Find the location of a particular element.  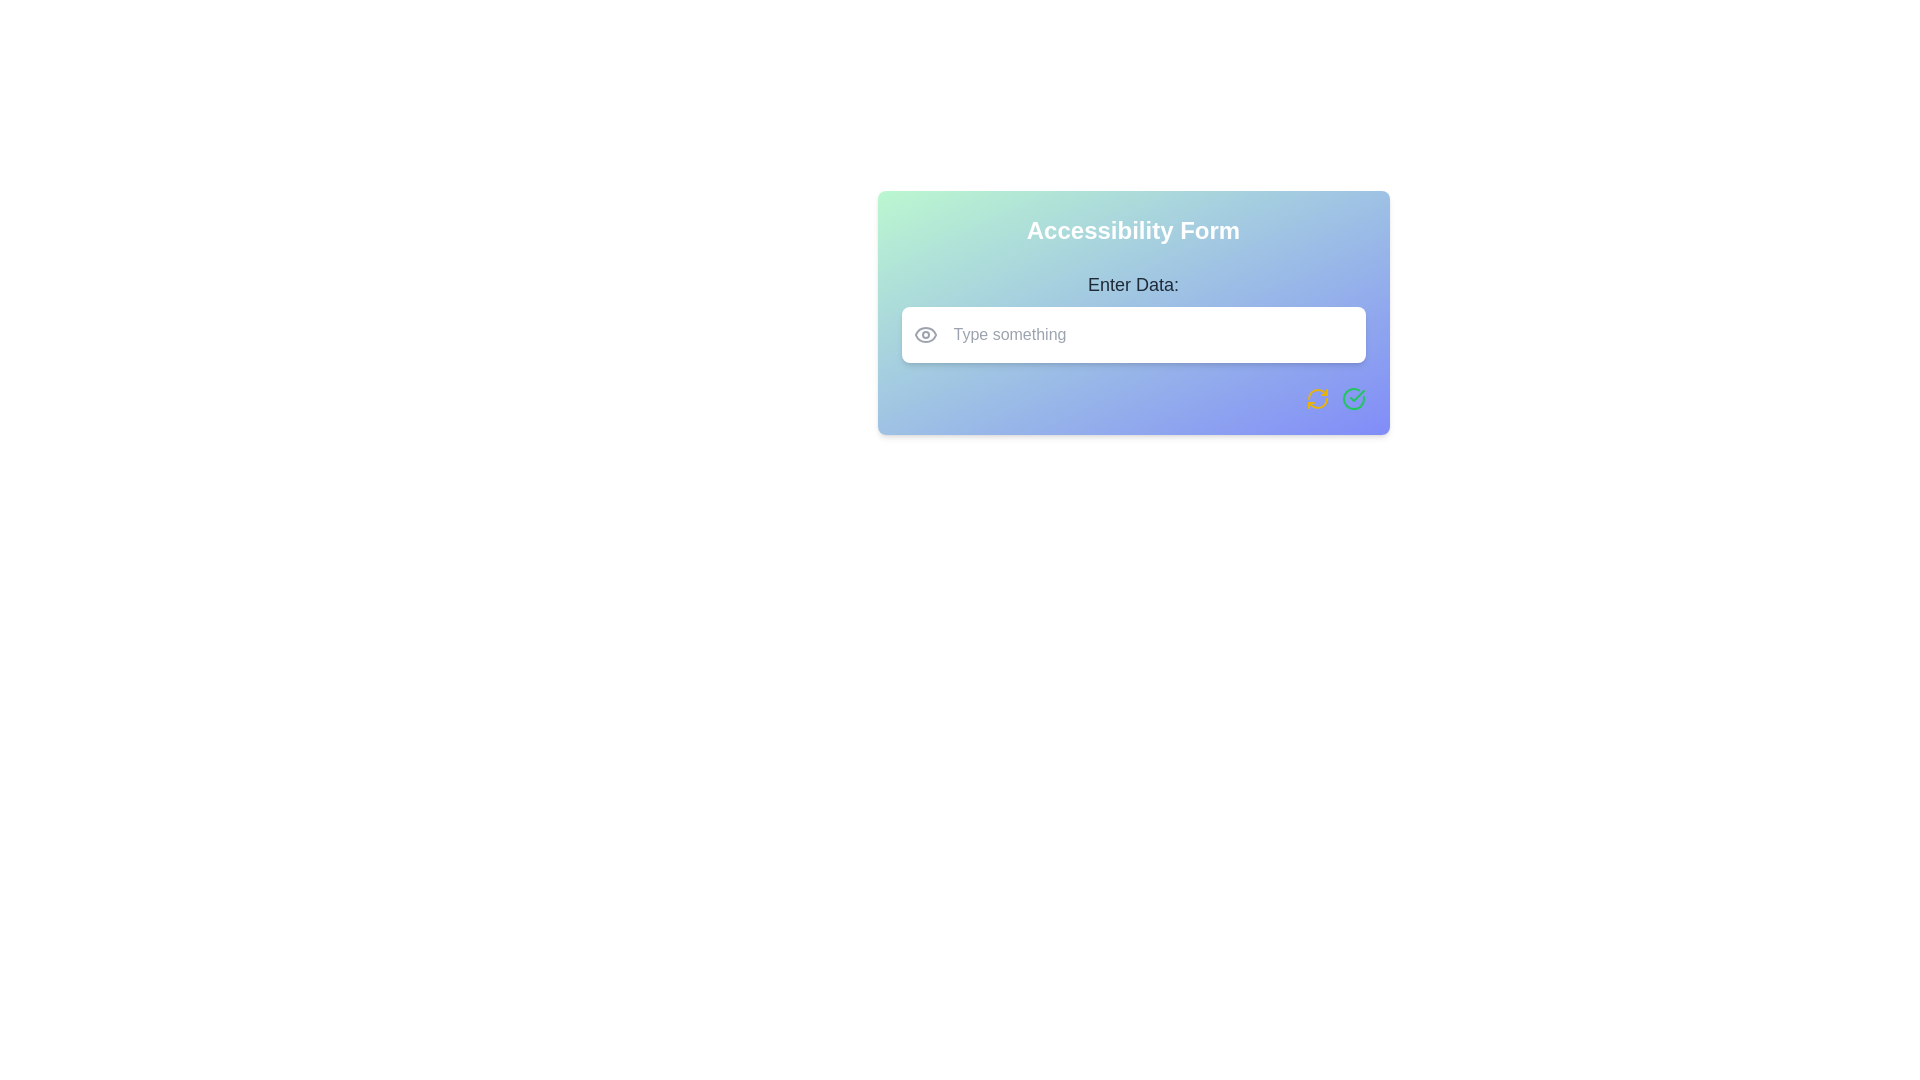

the refresh icon, which is a bold yellow two-arrows-in-a-circle shape located at the bottom-right corner of the form interface, to trigger additional tooltip or visual feedback is located at coordinates (1317, 398).